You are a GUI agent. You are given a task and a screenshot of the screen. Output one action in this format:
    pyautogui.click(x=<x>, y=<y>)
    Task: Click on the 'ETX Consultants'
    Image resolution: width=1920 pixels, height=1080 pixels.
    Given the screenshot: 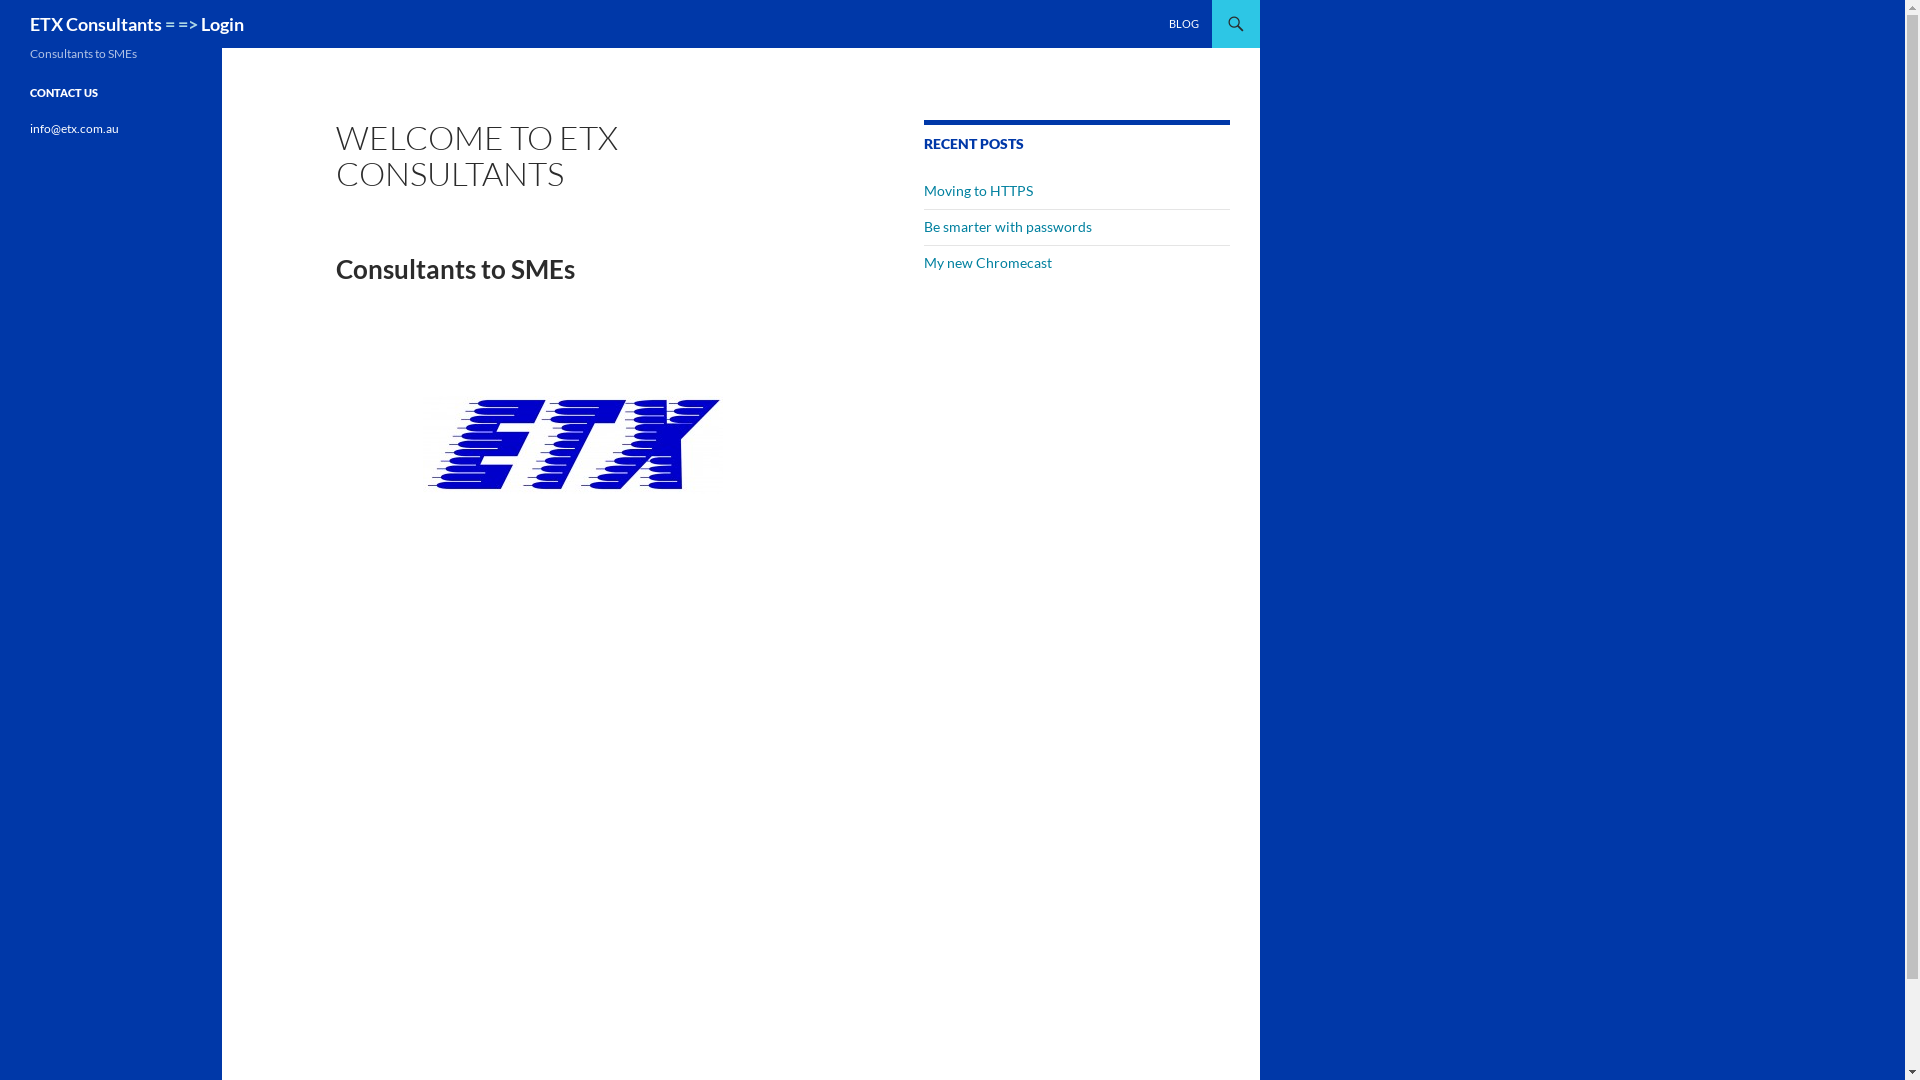 What is the action you would take?
    pyautogui.click(x=95, y=23)
    